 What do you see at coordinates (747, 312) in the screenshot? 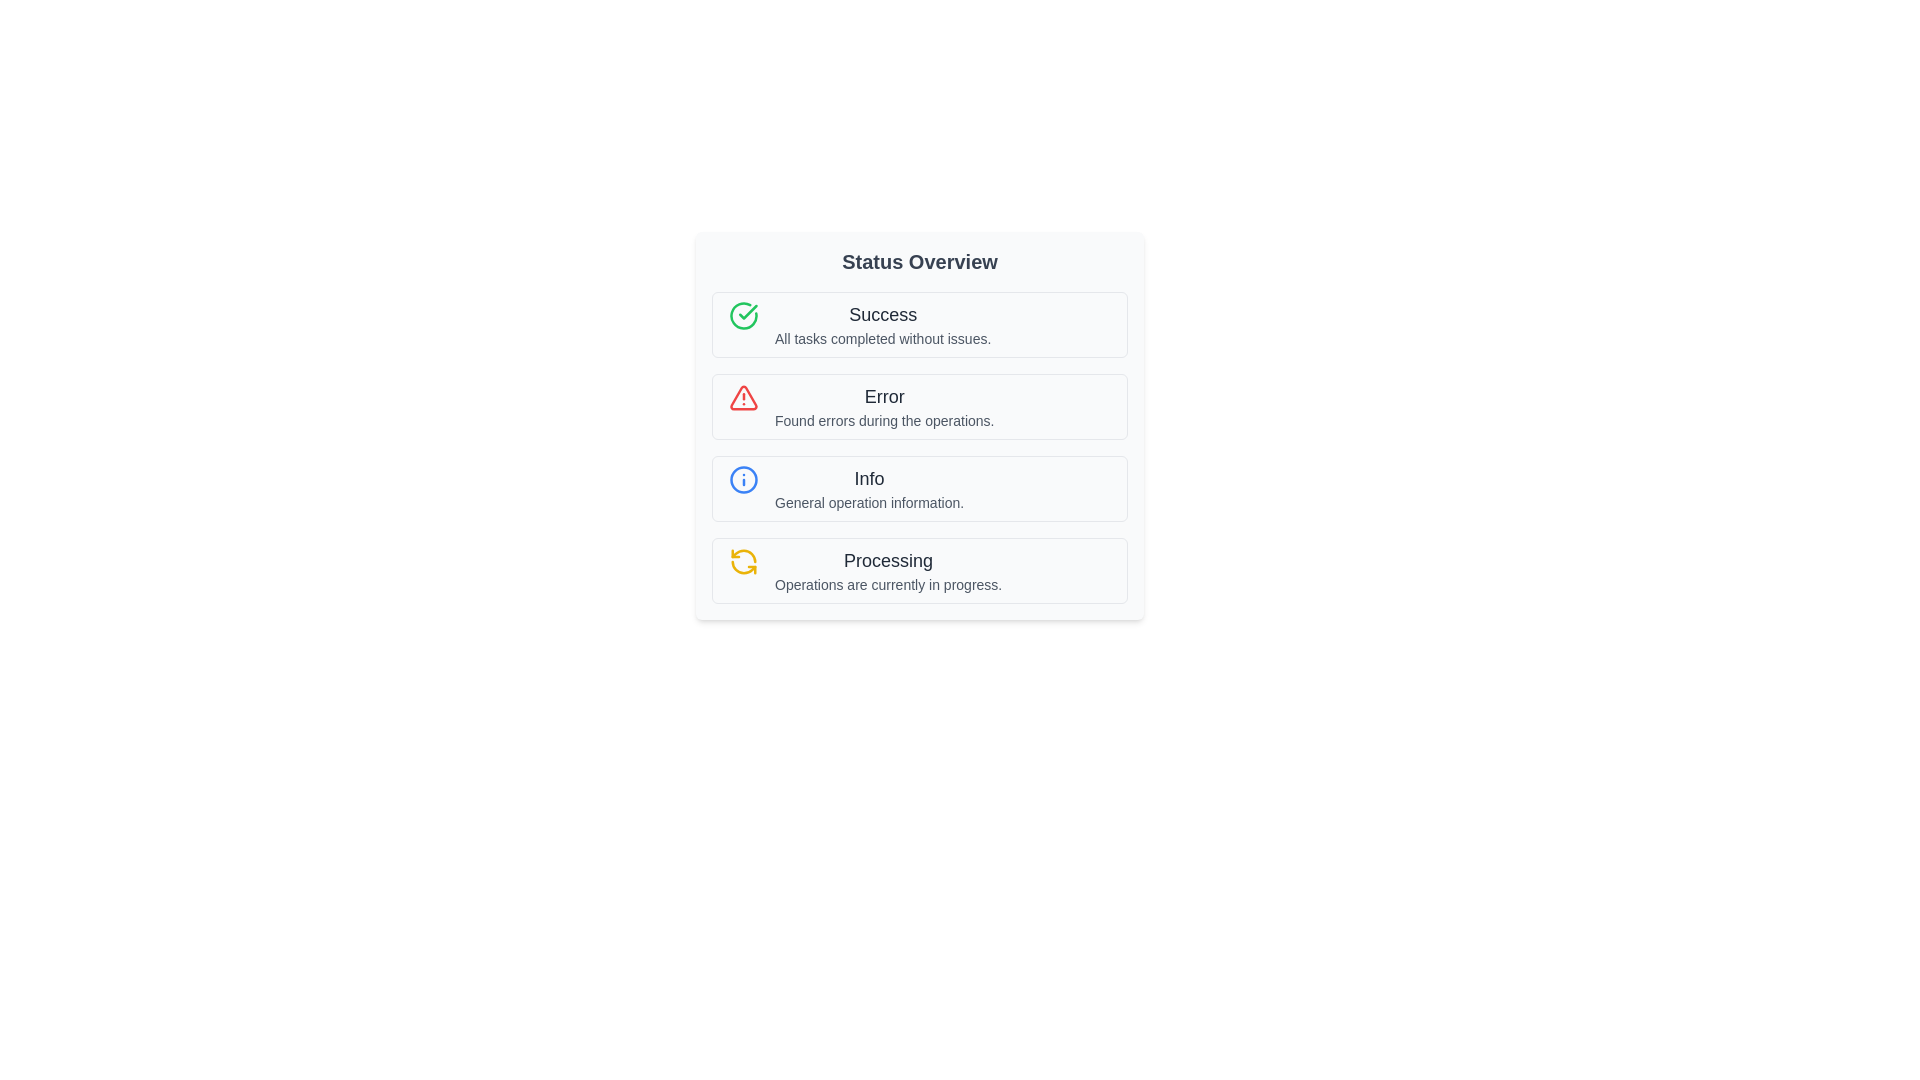
I see `the SVG checkmark icon representing a success state in the top-left corner of the 'Success' section of the 'Status Overview' panel` at bounding box center [747, 312].